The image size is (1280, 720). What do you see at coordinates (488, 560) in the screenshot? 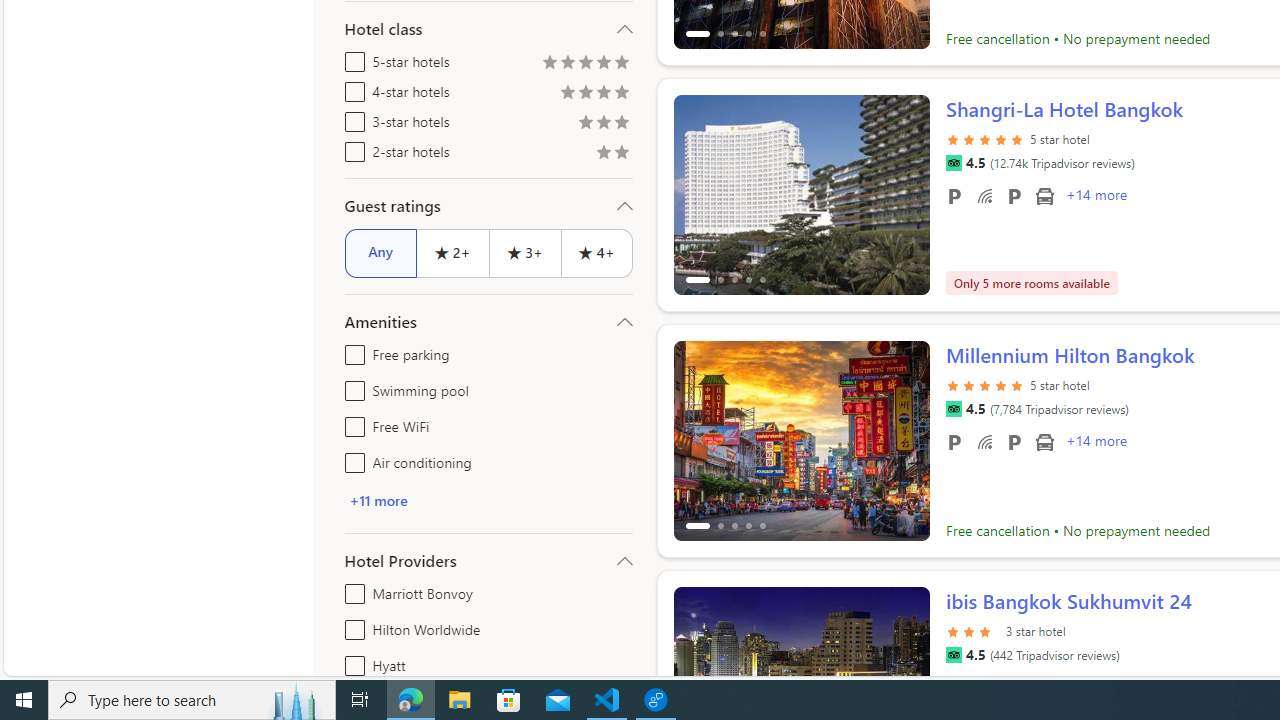
I see `'Hotel Providers'` at bounding box center [488, 560].